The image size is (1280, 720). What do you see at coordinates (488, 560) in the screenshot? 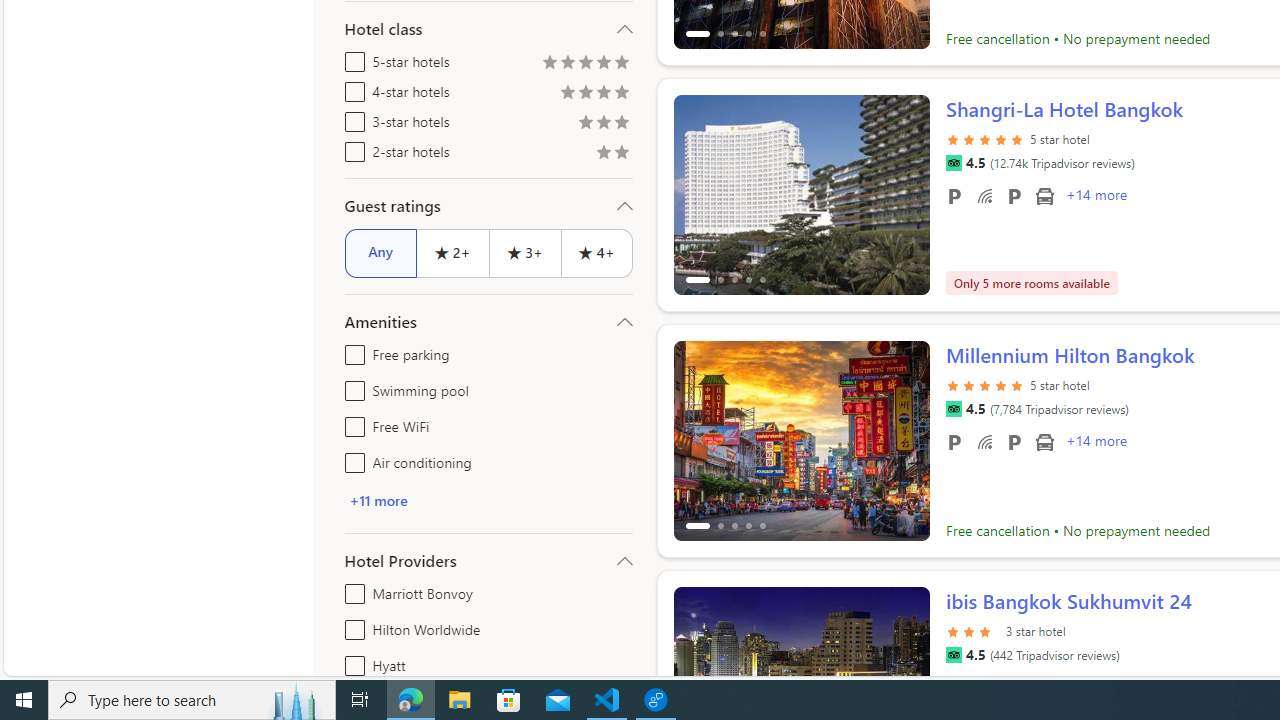
I see `'Hotel Providers'` at bounding box center [488, 560].